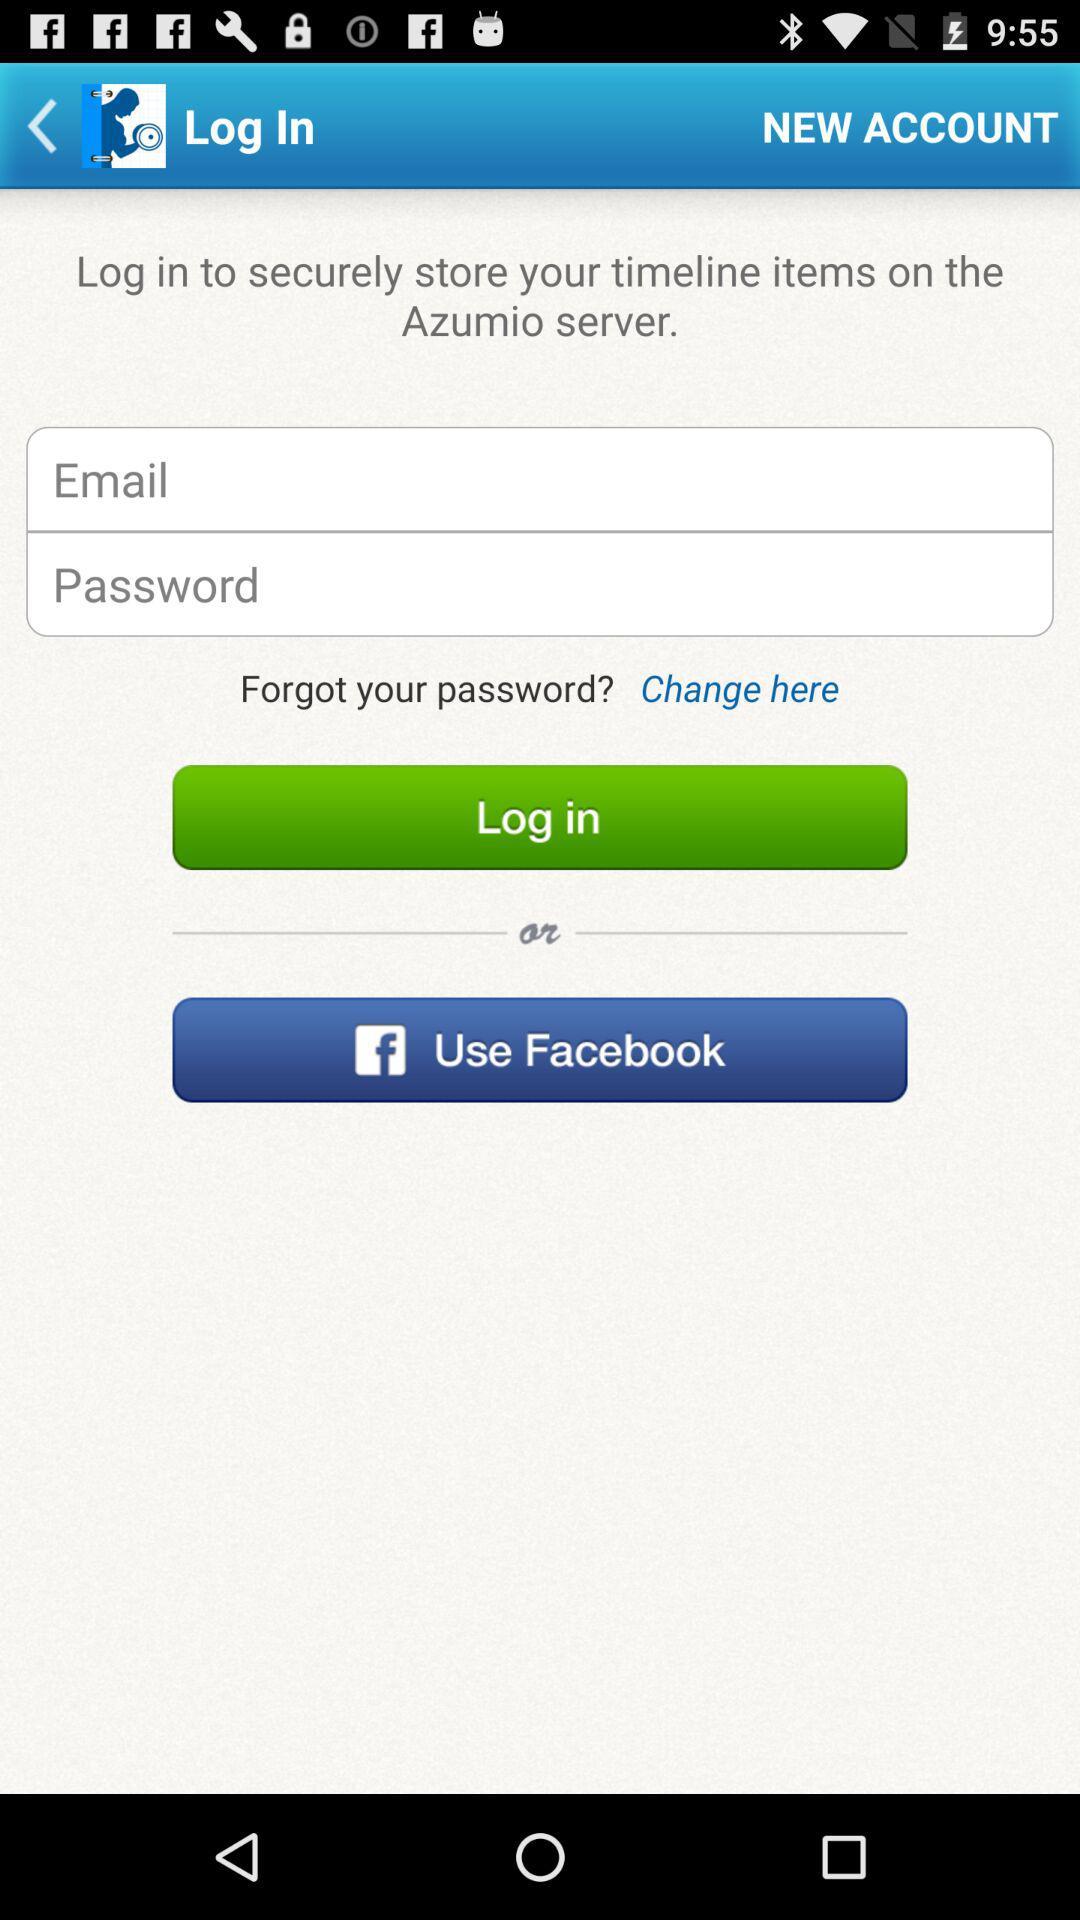  What do you see at coordinates (540, 478) in the screenshot?
I see `imput email associated with account` at bounding box center [540, 478].